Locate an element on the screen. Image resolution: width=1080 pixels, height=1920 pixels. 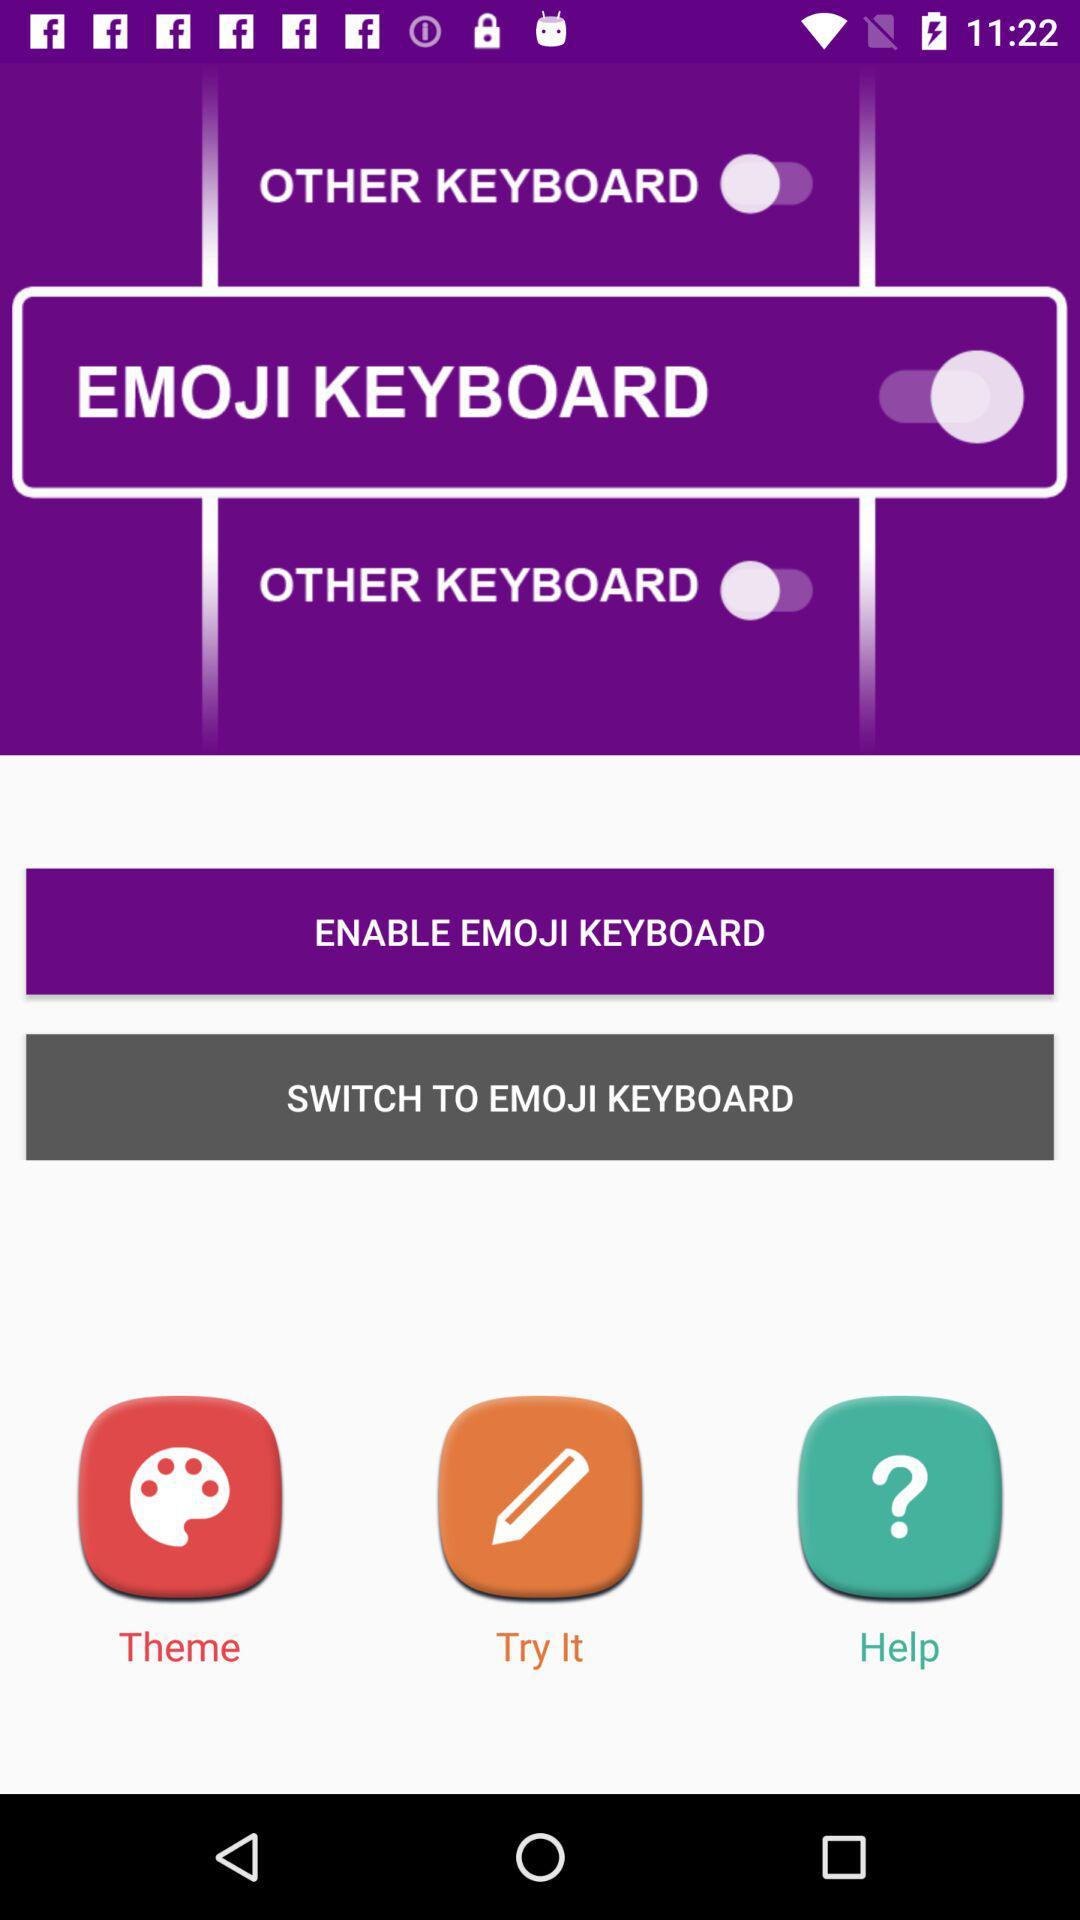
edit text is located at coordinates (540, 1500).